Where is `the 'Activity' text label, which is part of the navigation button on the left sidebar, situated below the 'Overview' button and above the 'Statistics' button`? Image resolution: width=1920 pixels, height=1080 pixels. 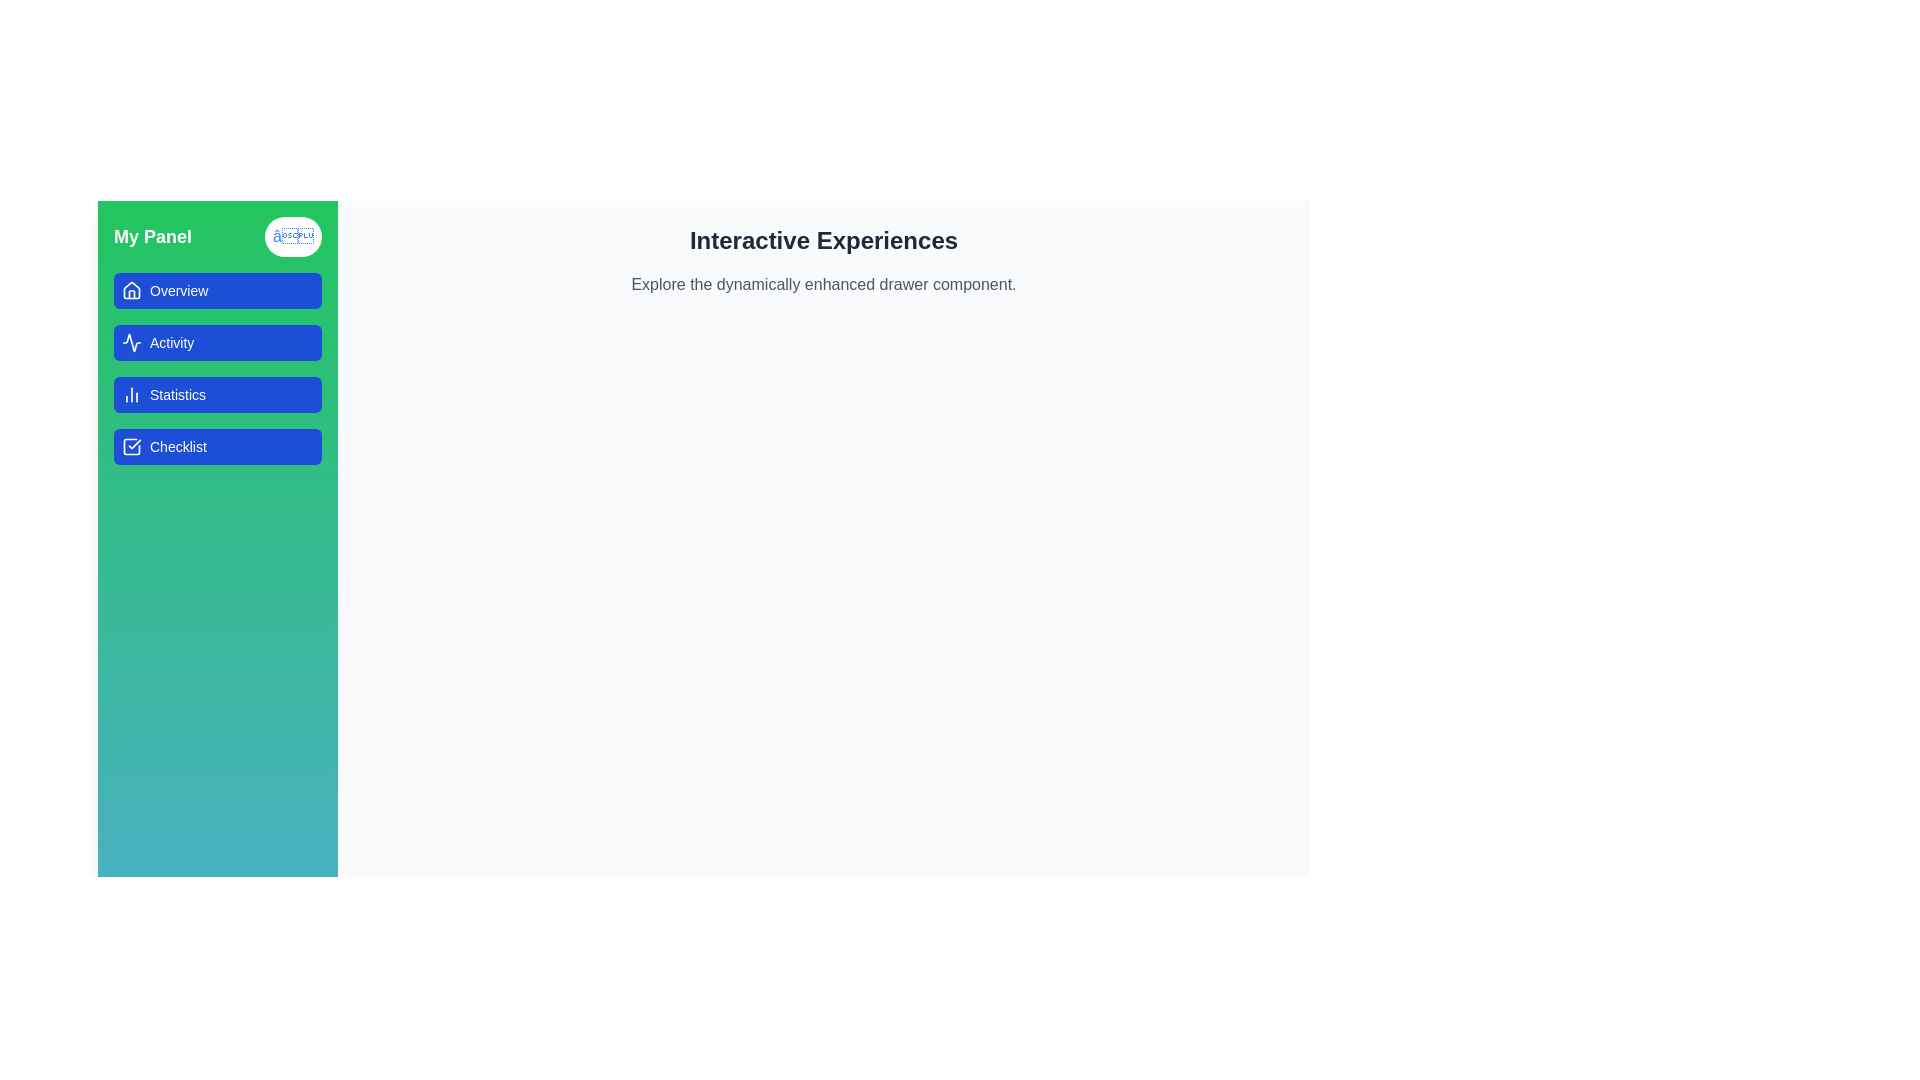
the 'Activity' text label, which is part of the navigation button on the left sidebar, situated below the 'Overview' button and above the 'Statistics' button is located at coordinates (172, 342).